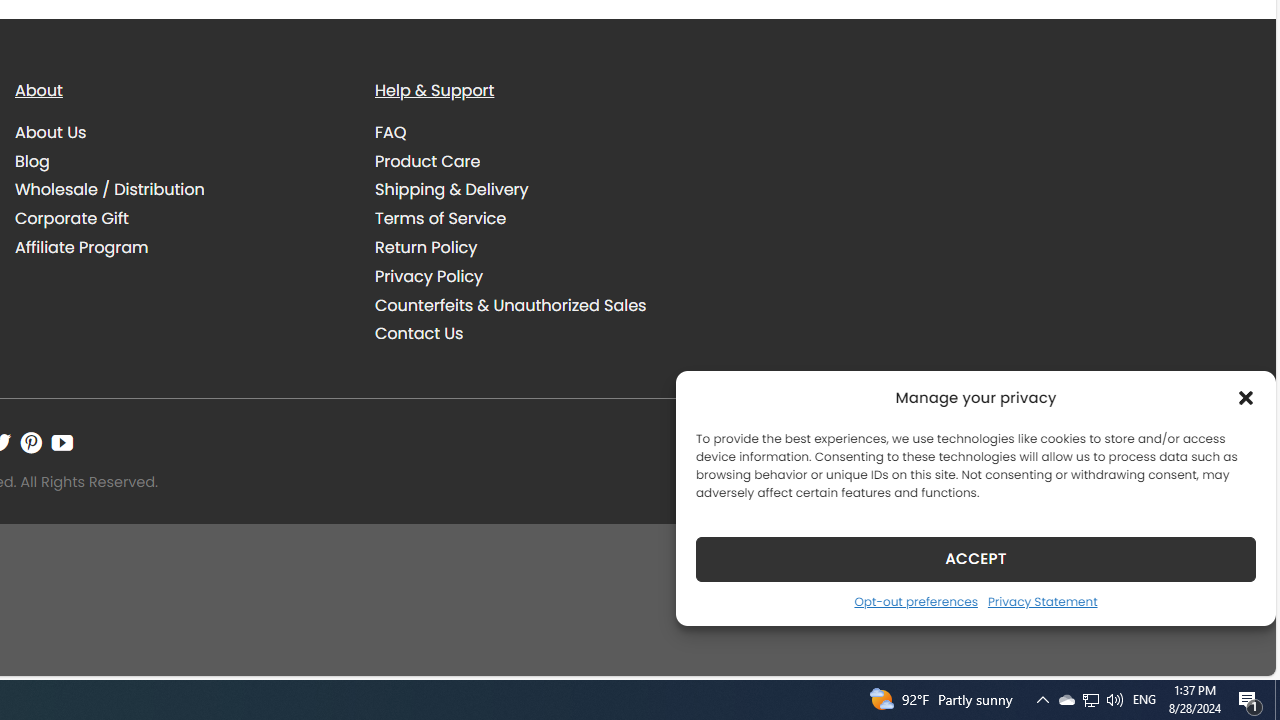 The height and width of the screenshot is (720, 1280). Describe the element at coordinates (418, 333) in the screenshot. I see `'Contact Us'` at that location.